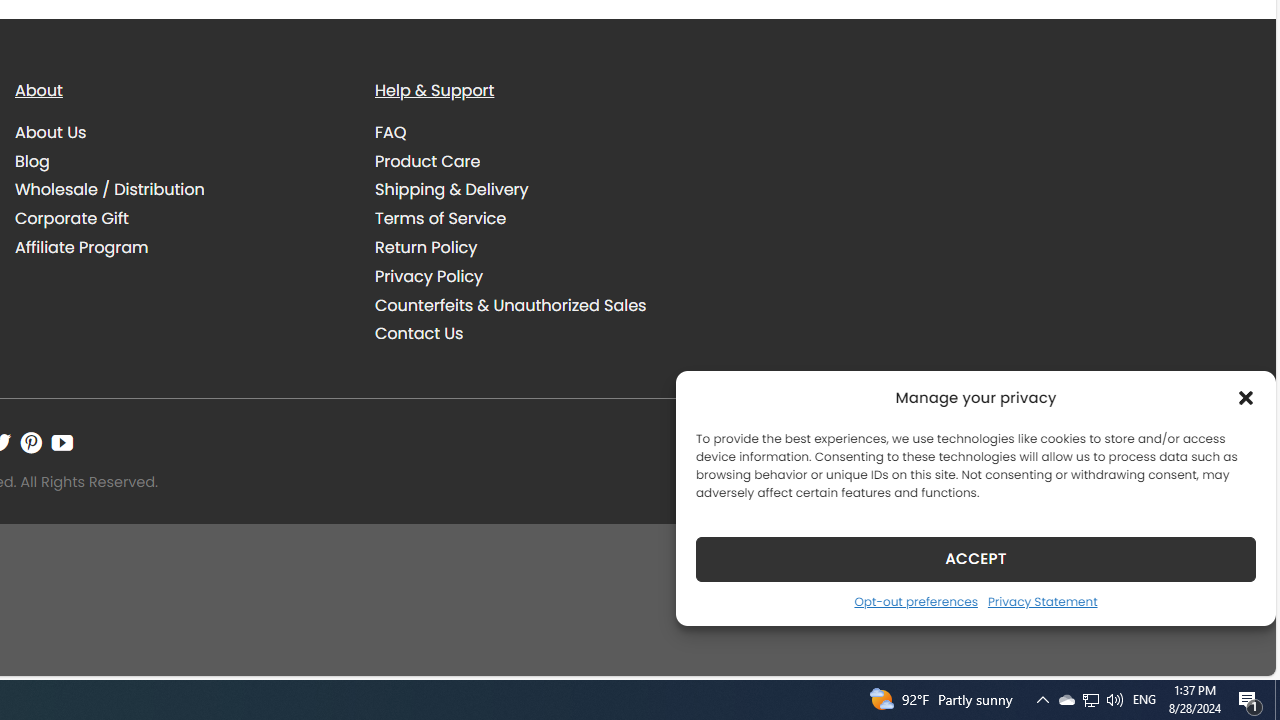 The height and width of the screenshot is (720, 1280). Describe the element at coordinates (418, 333) in the screenshot. I see `'Contact Us'` at that location.